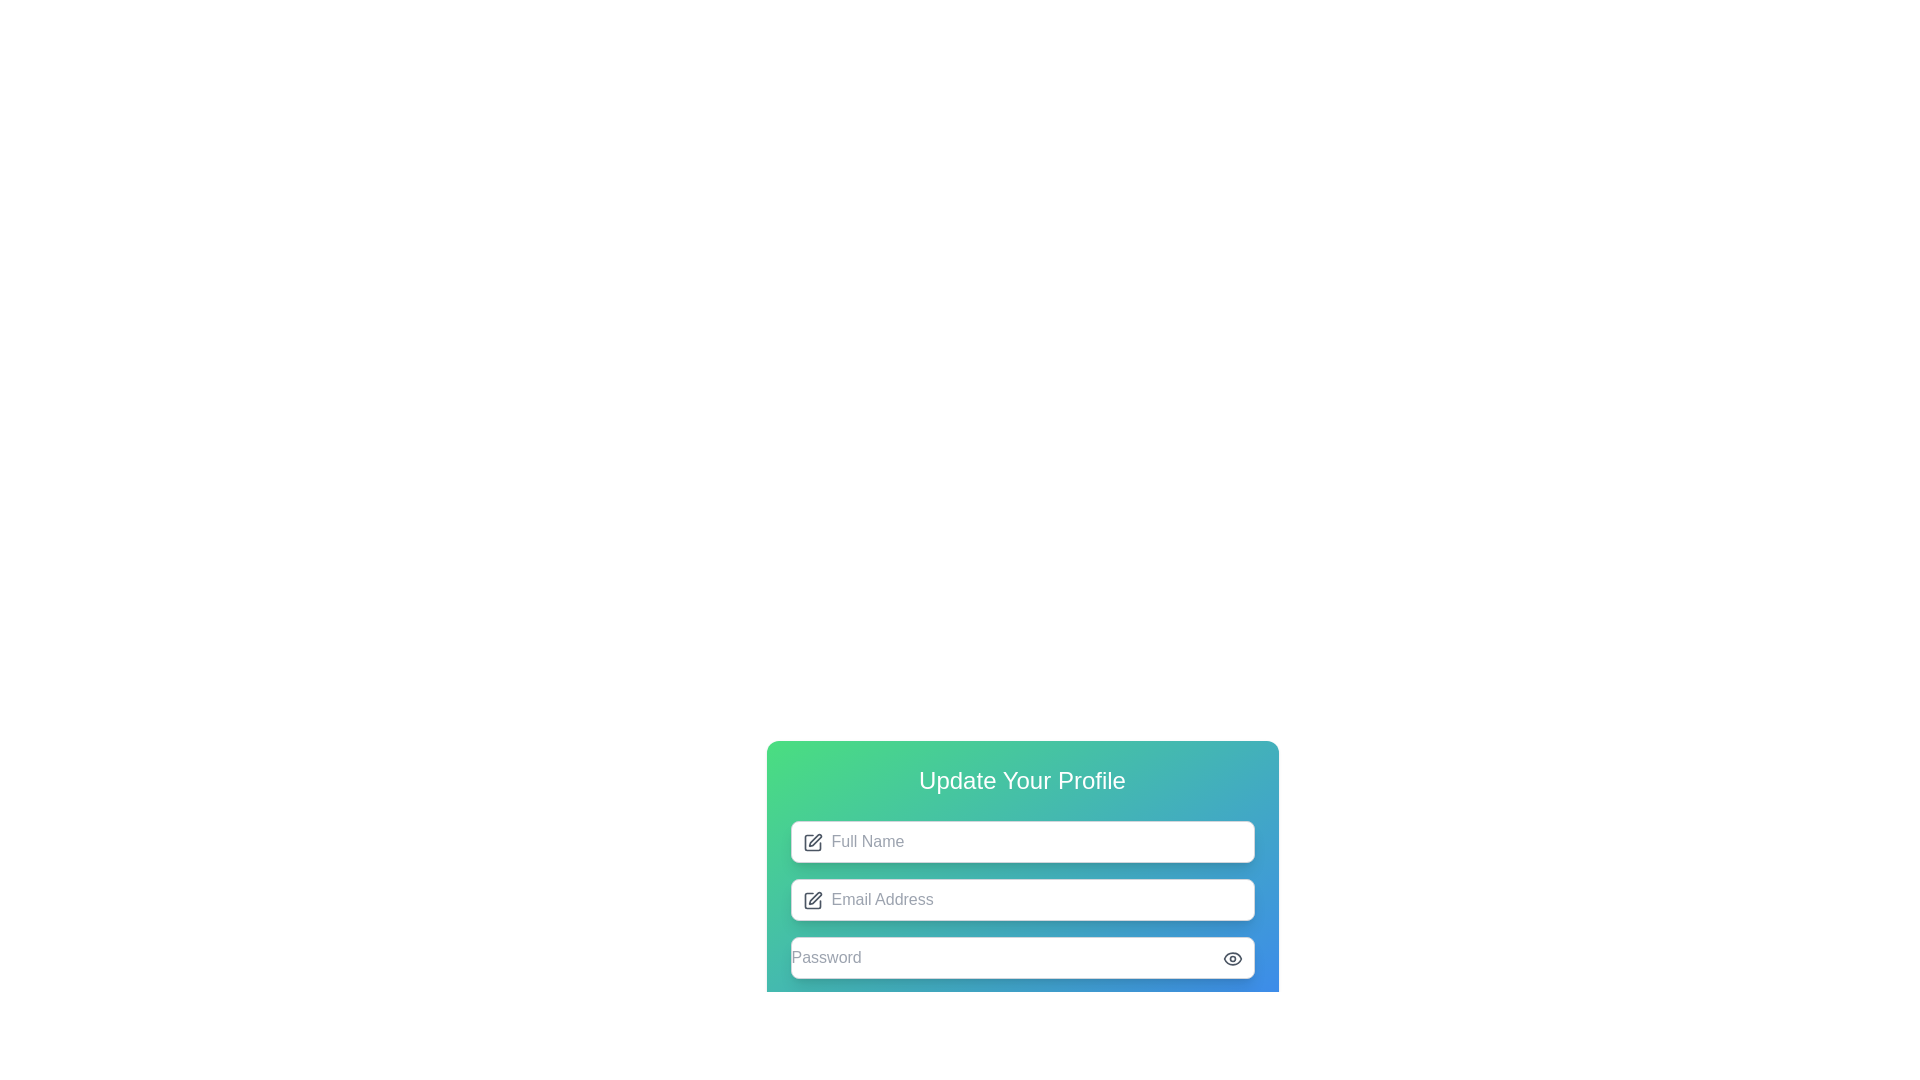 This screenshot has height=1080, width=1920. Describe the element at coordinates (812, 901) in the screenshot. I see `the editing icon resembling a pen located in the upper-left corner of the 'Email Address' input field` at that location.